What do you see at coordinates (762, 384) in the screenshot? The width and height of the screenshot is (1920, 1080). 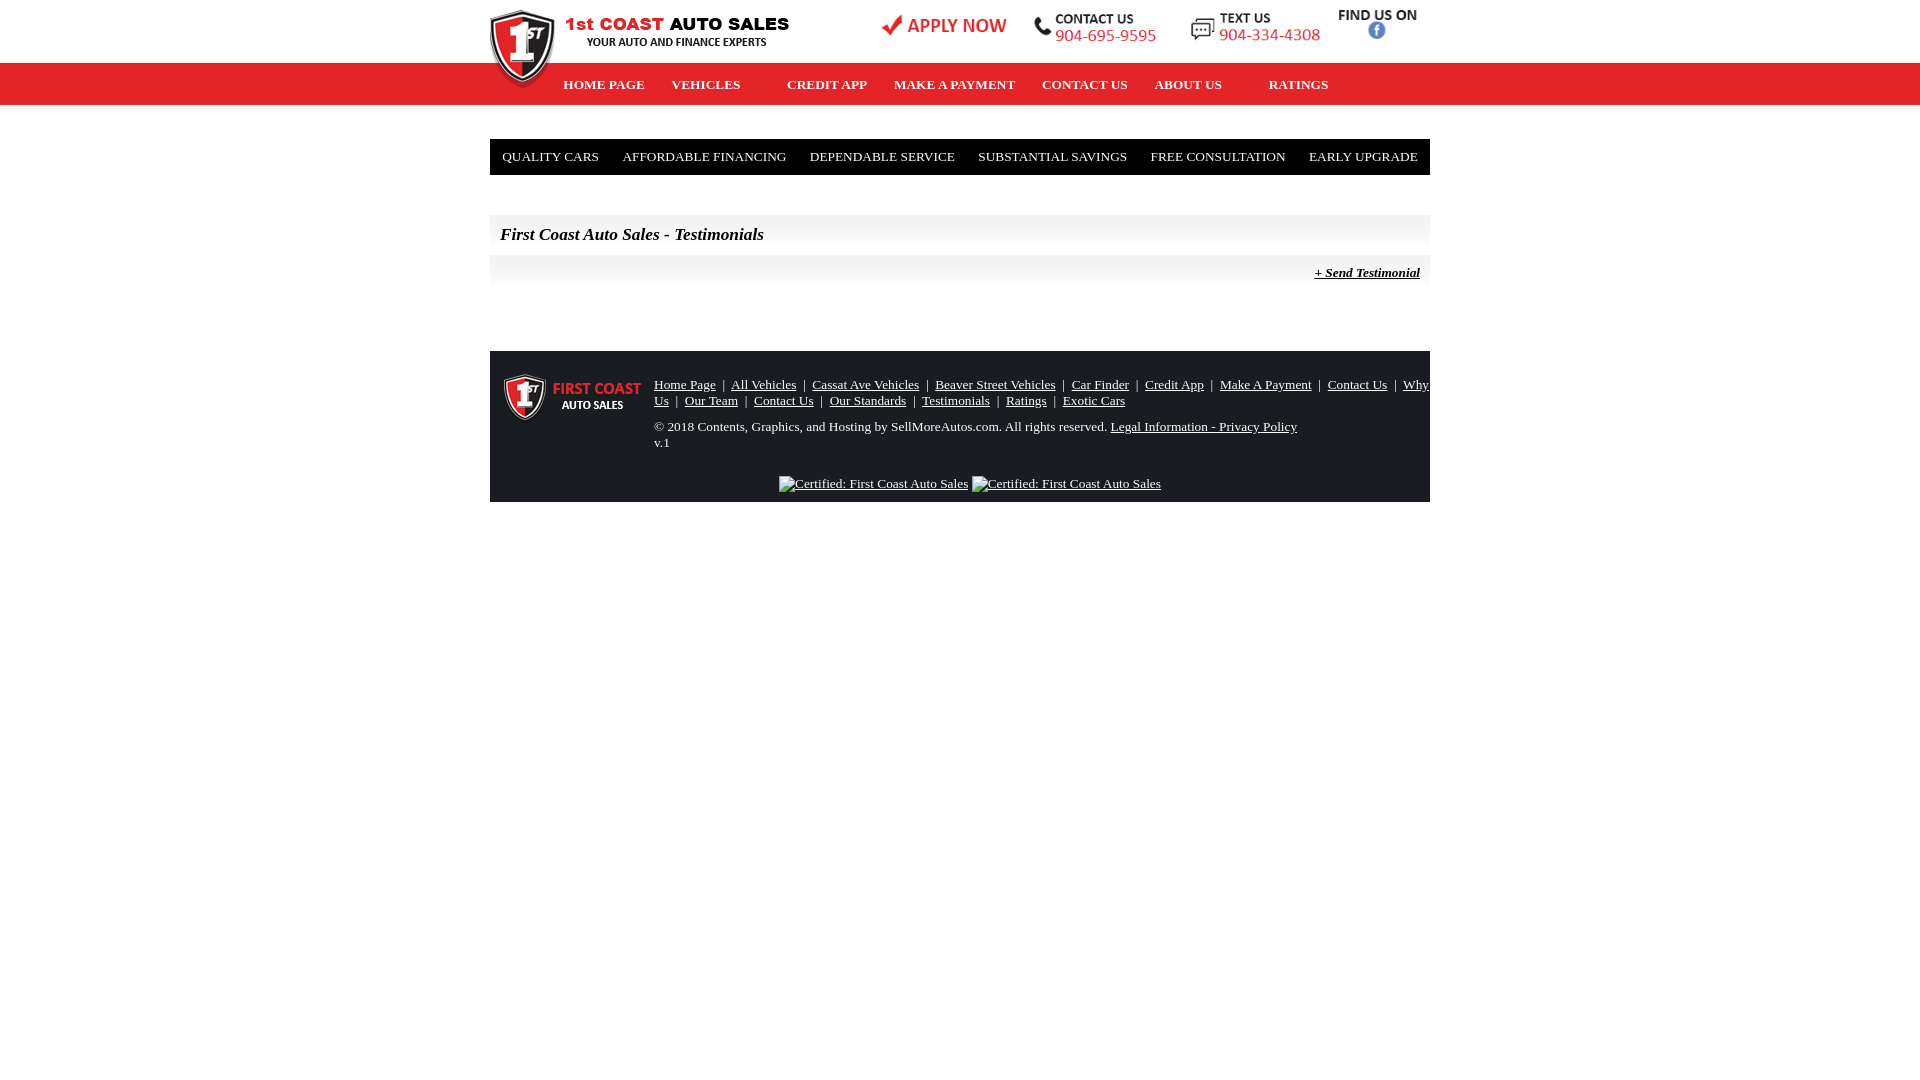 I see `'All Vehicles'` at bounding box center [762, 384].